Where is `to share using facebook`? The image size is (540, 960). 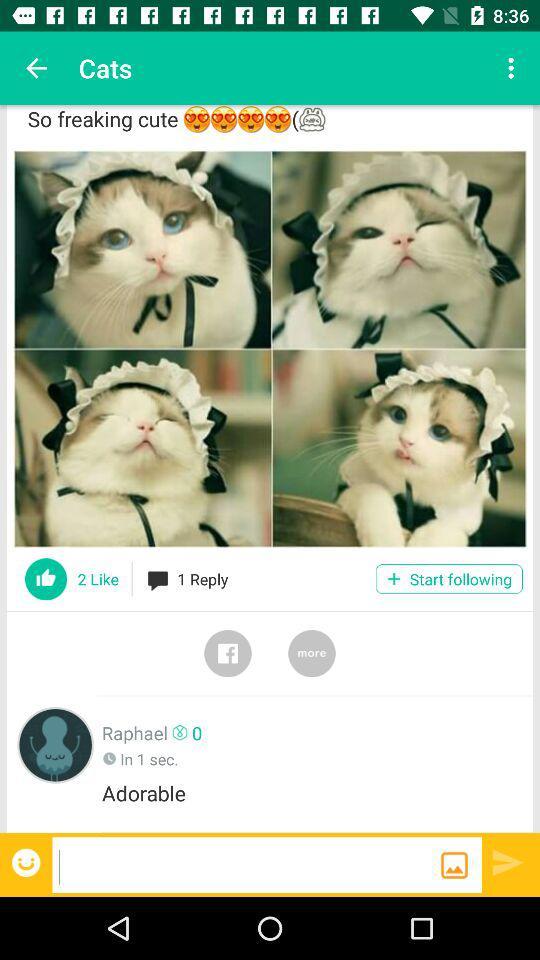 to share using facebook is located at coordinates (226, 652).